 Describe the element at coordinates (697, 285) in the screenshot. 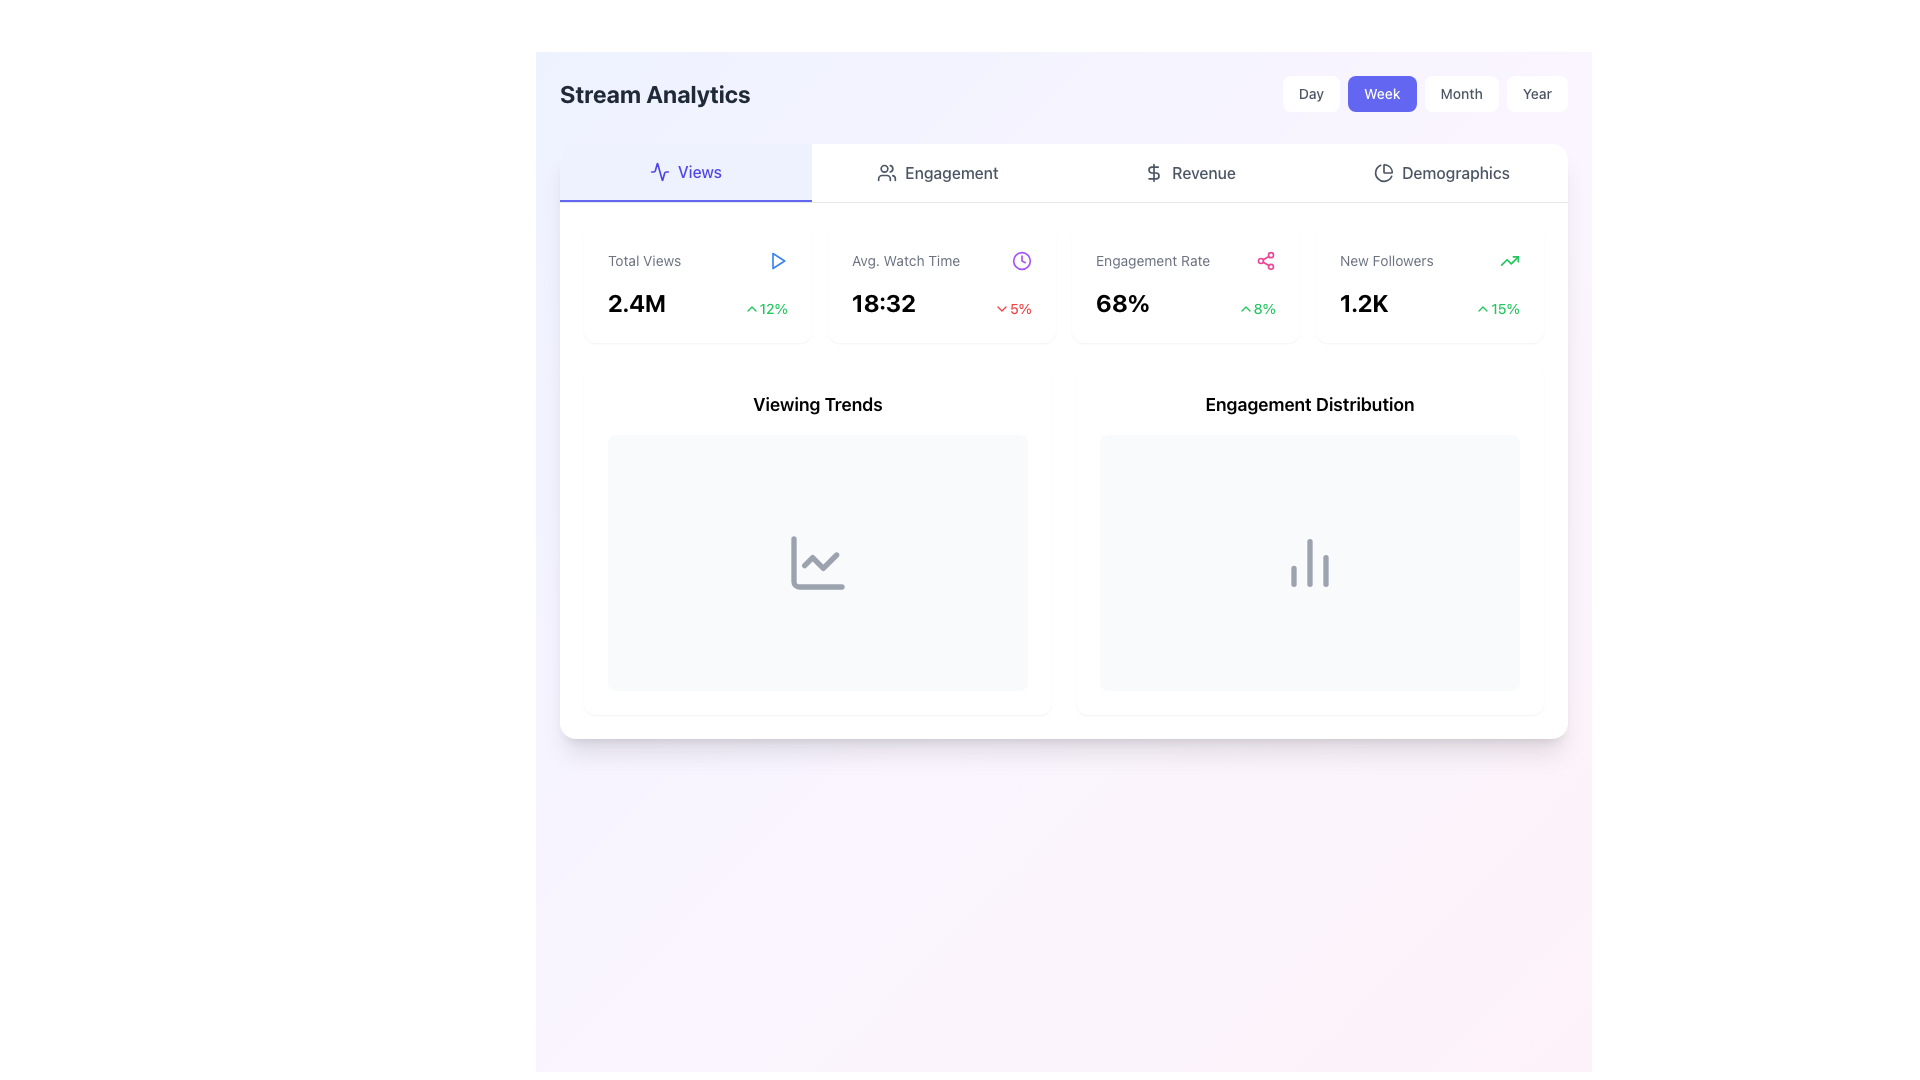

I see `data displayed on the Informational card that shows 'Total Views' with the value '2.4M' and the percentage change of '+12%' in the bottom right corner` at that location.